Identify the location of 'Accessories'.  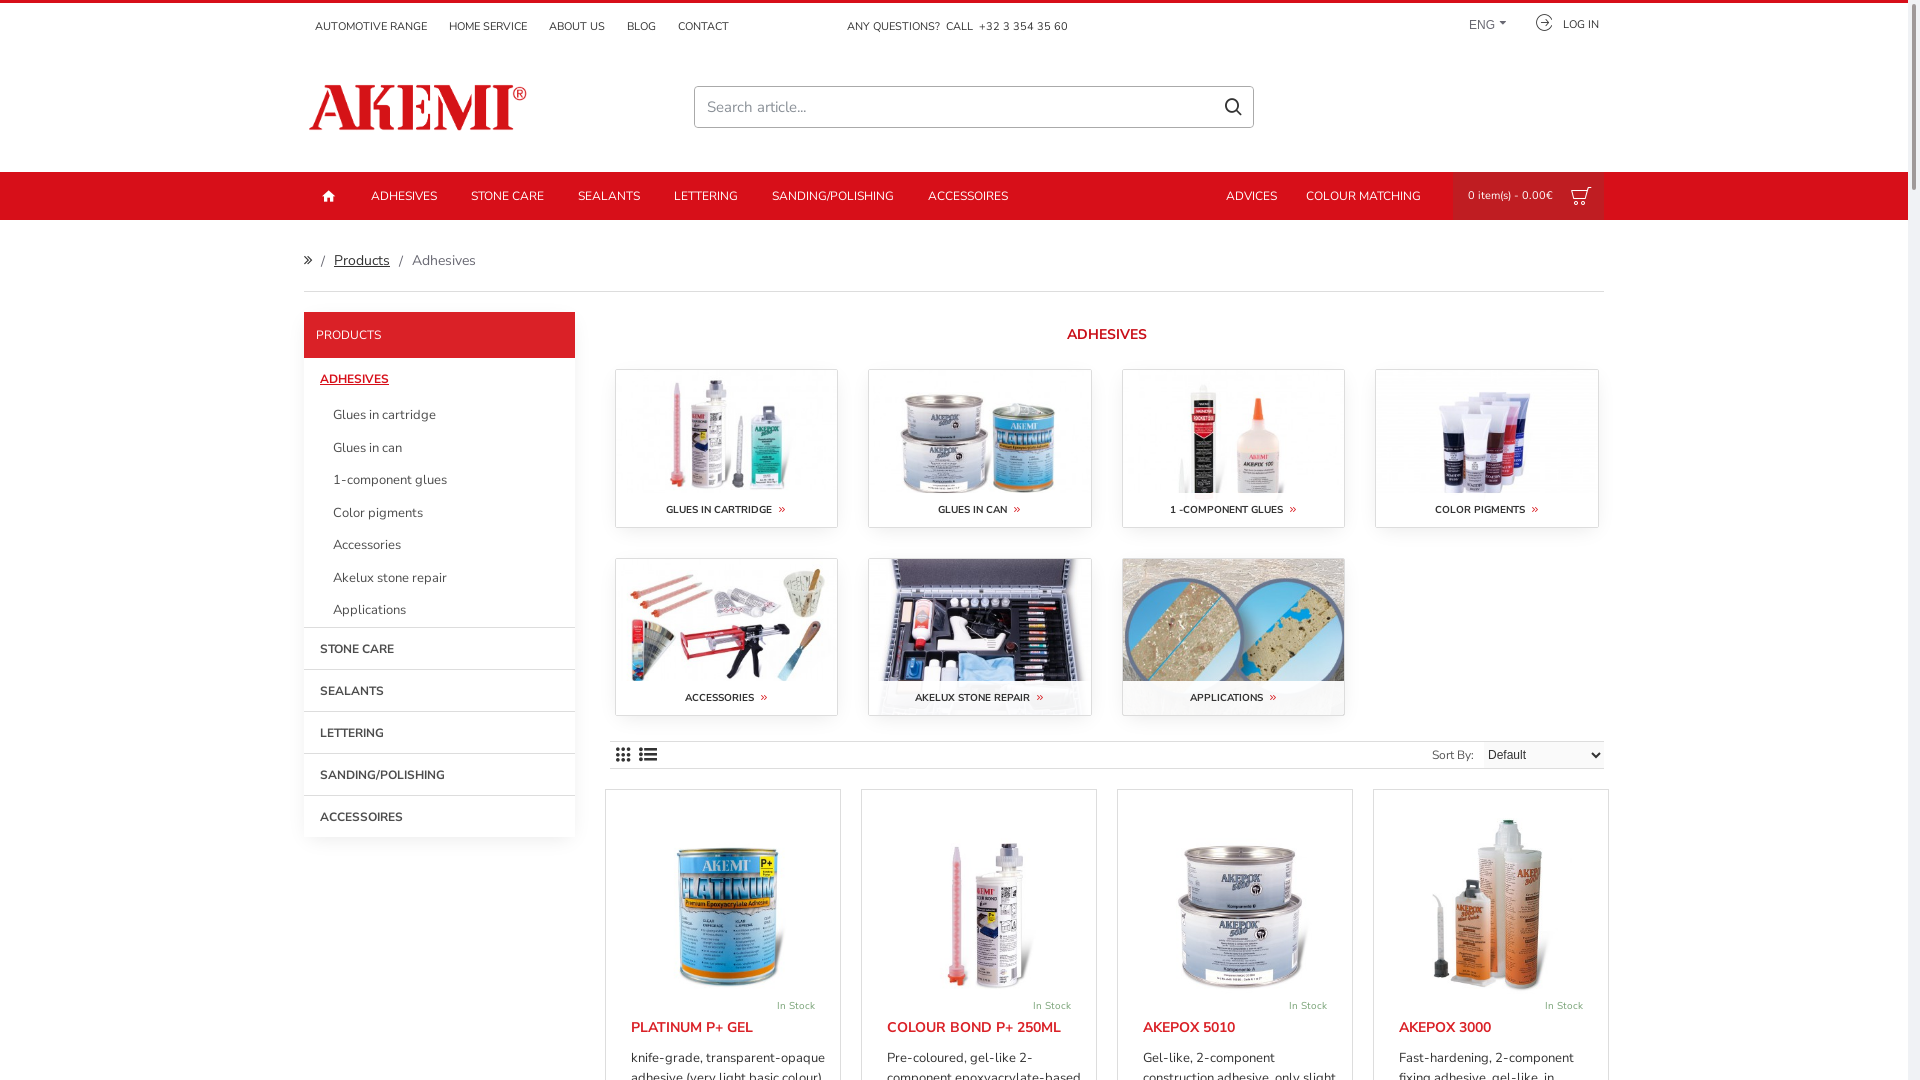
(302, 545).